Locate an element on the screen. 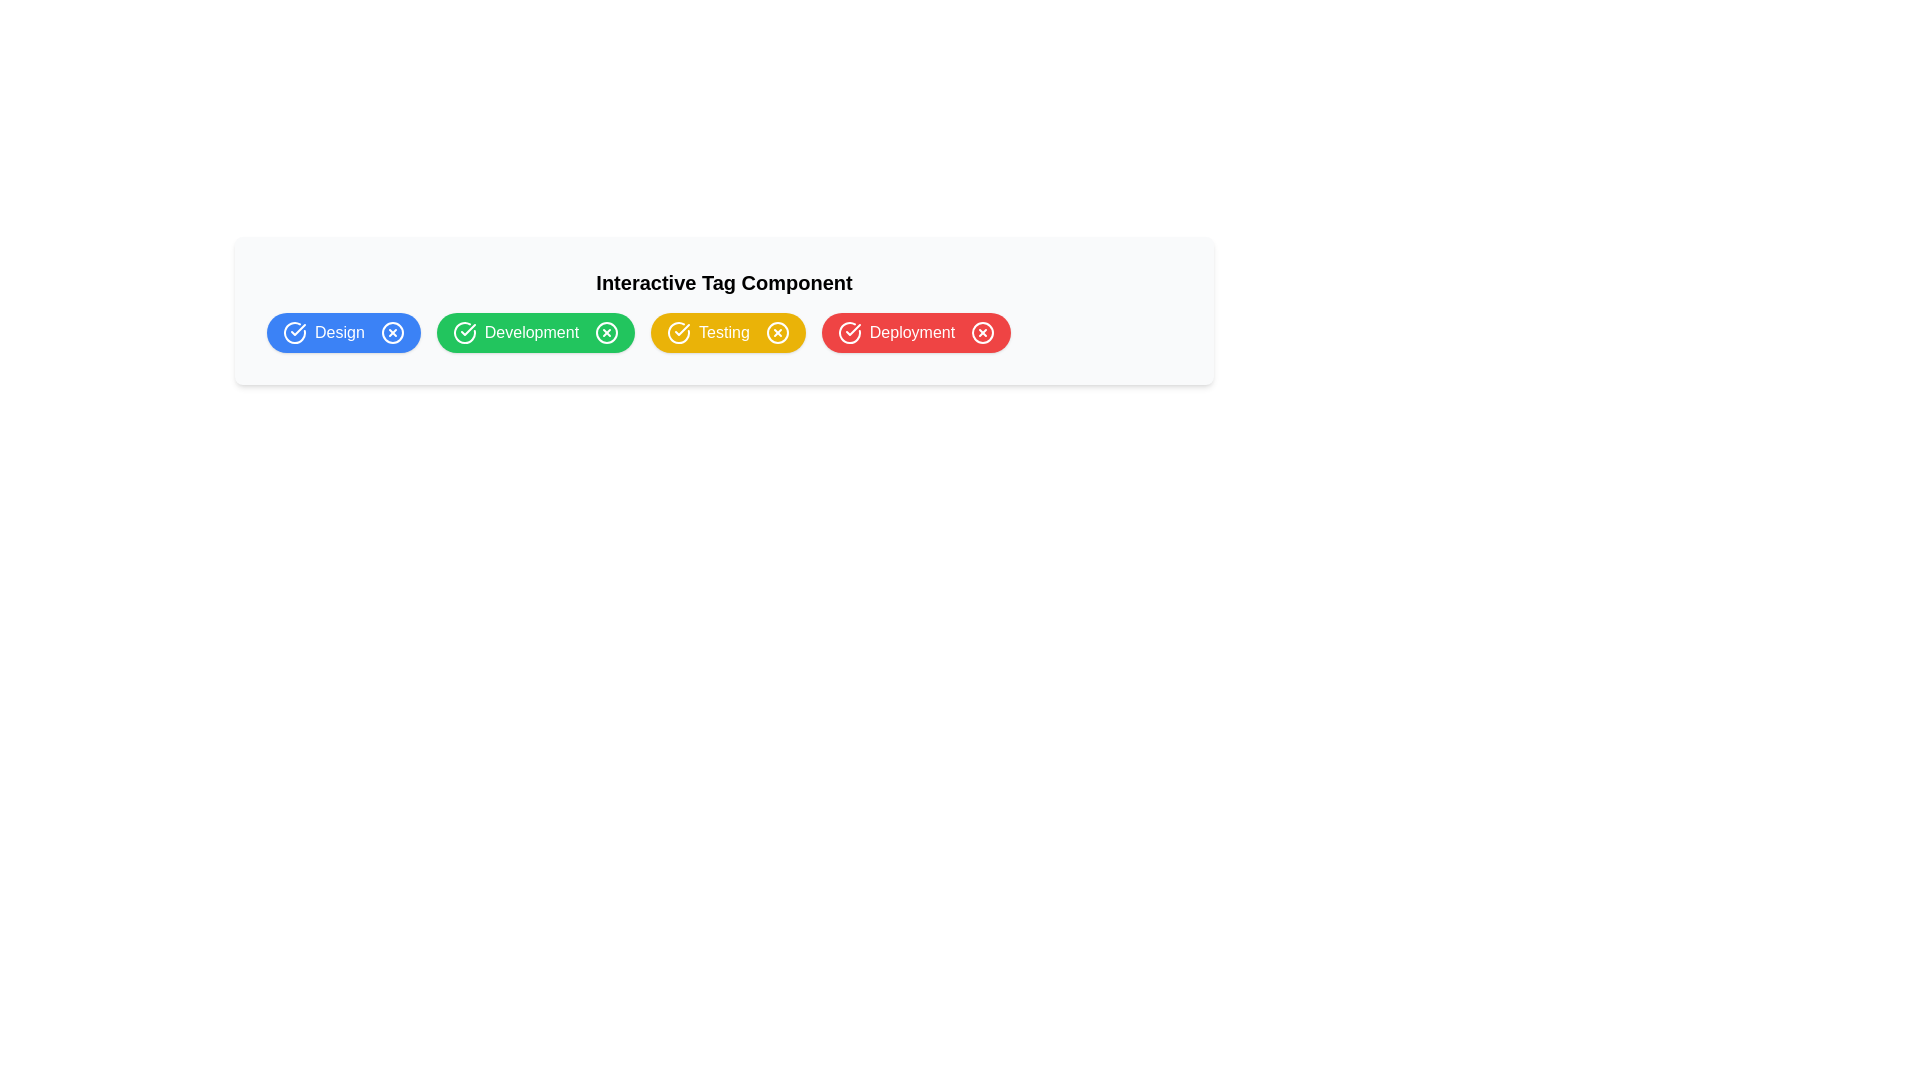 The height and width of the screenshot is (1080, 1920). the checkmark icon within the yellow 'Testing' label, which is the third label in a horizontal layout of colored tags is located at coordinates (682, 329).